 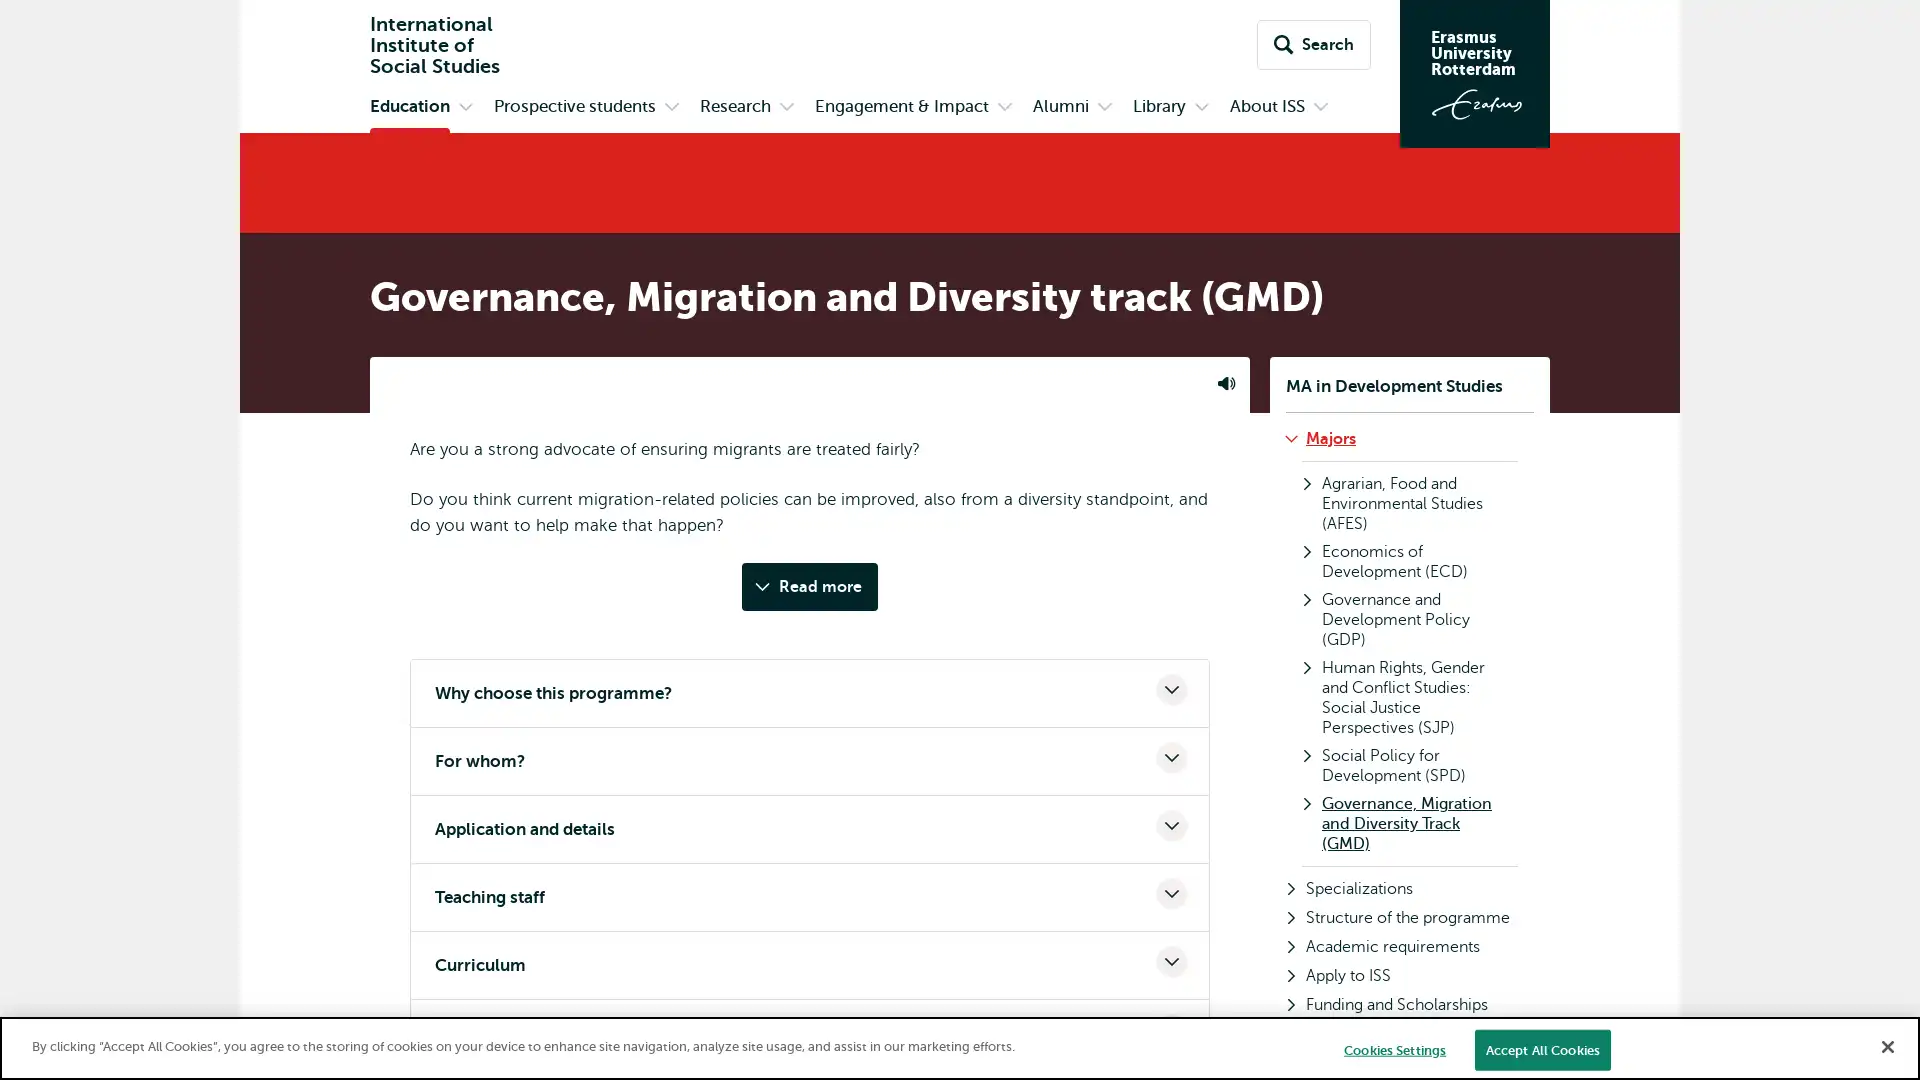 I want to click on Application and details, so click(x=810, y=829).